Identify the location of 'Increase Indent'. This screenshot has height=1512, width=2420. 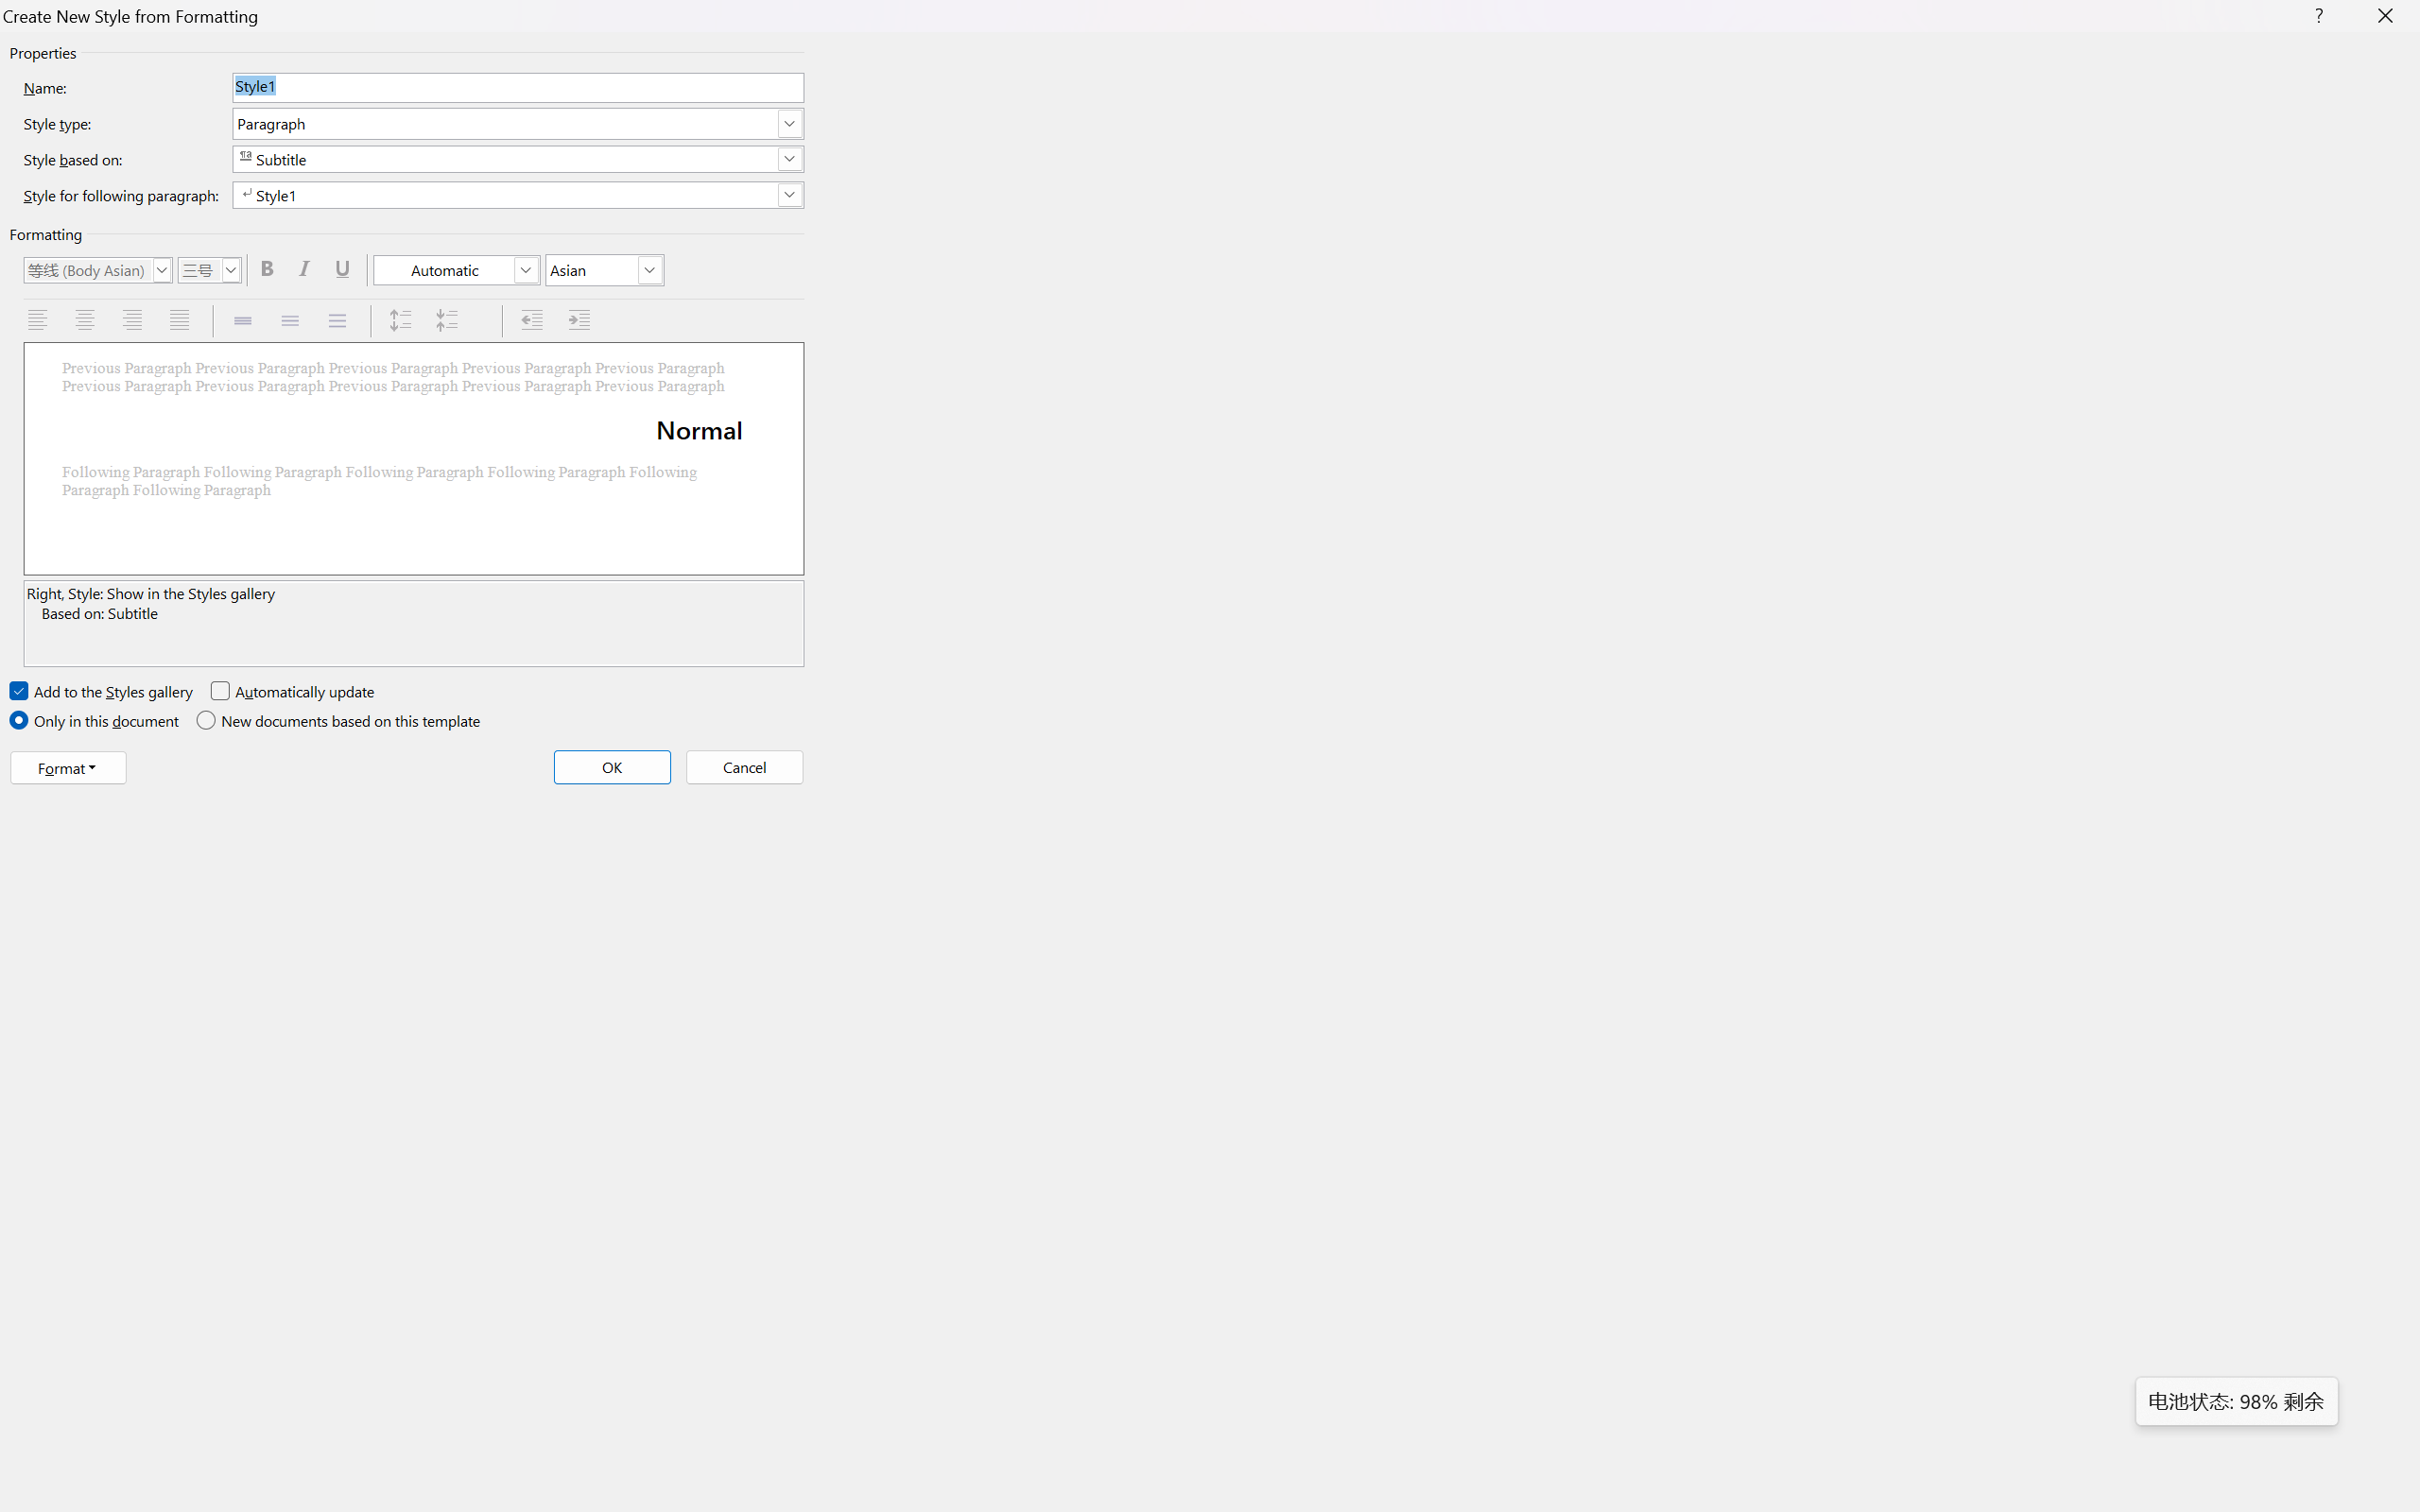
(581, 320).